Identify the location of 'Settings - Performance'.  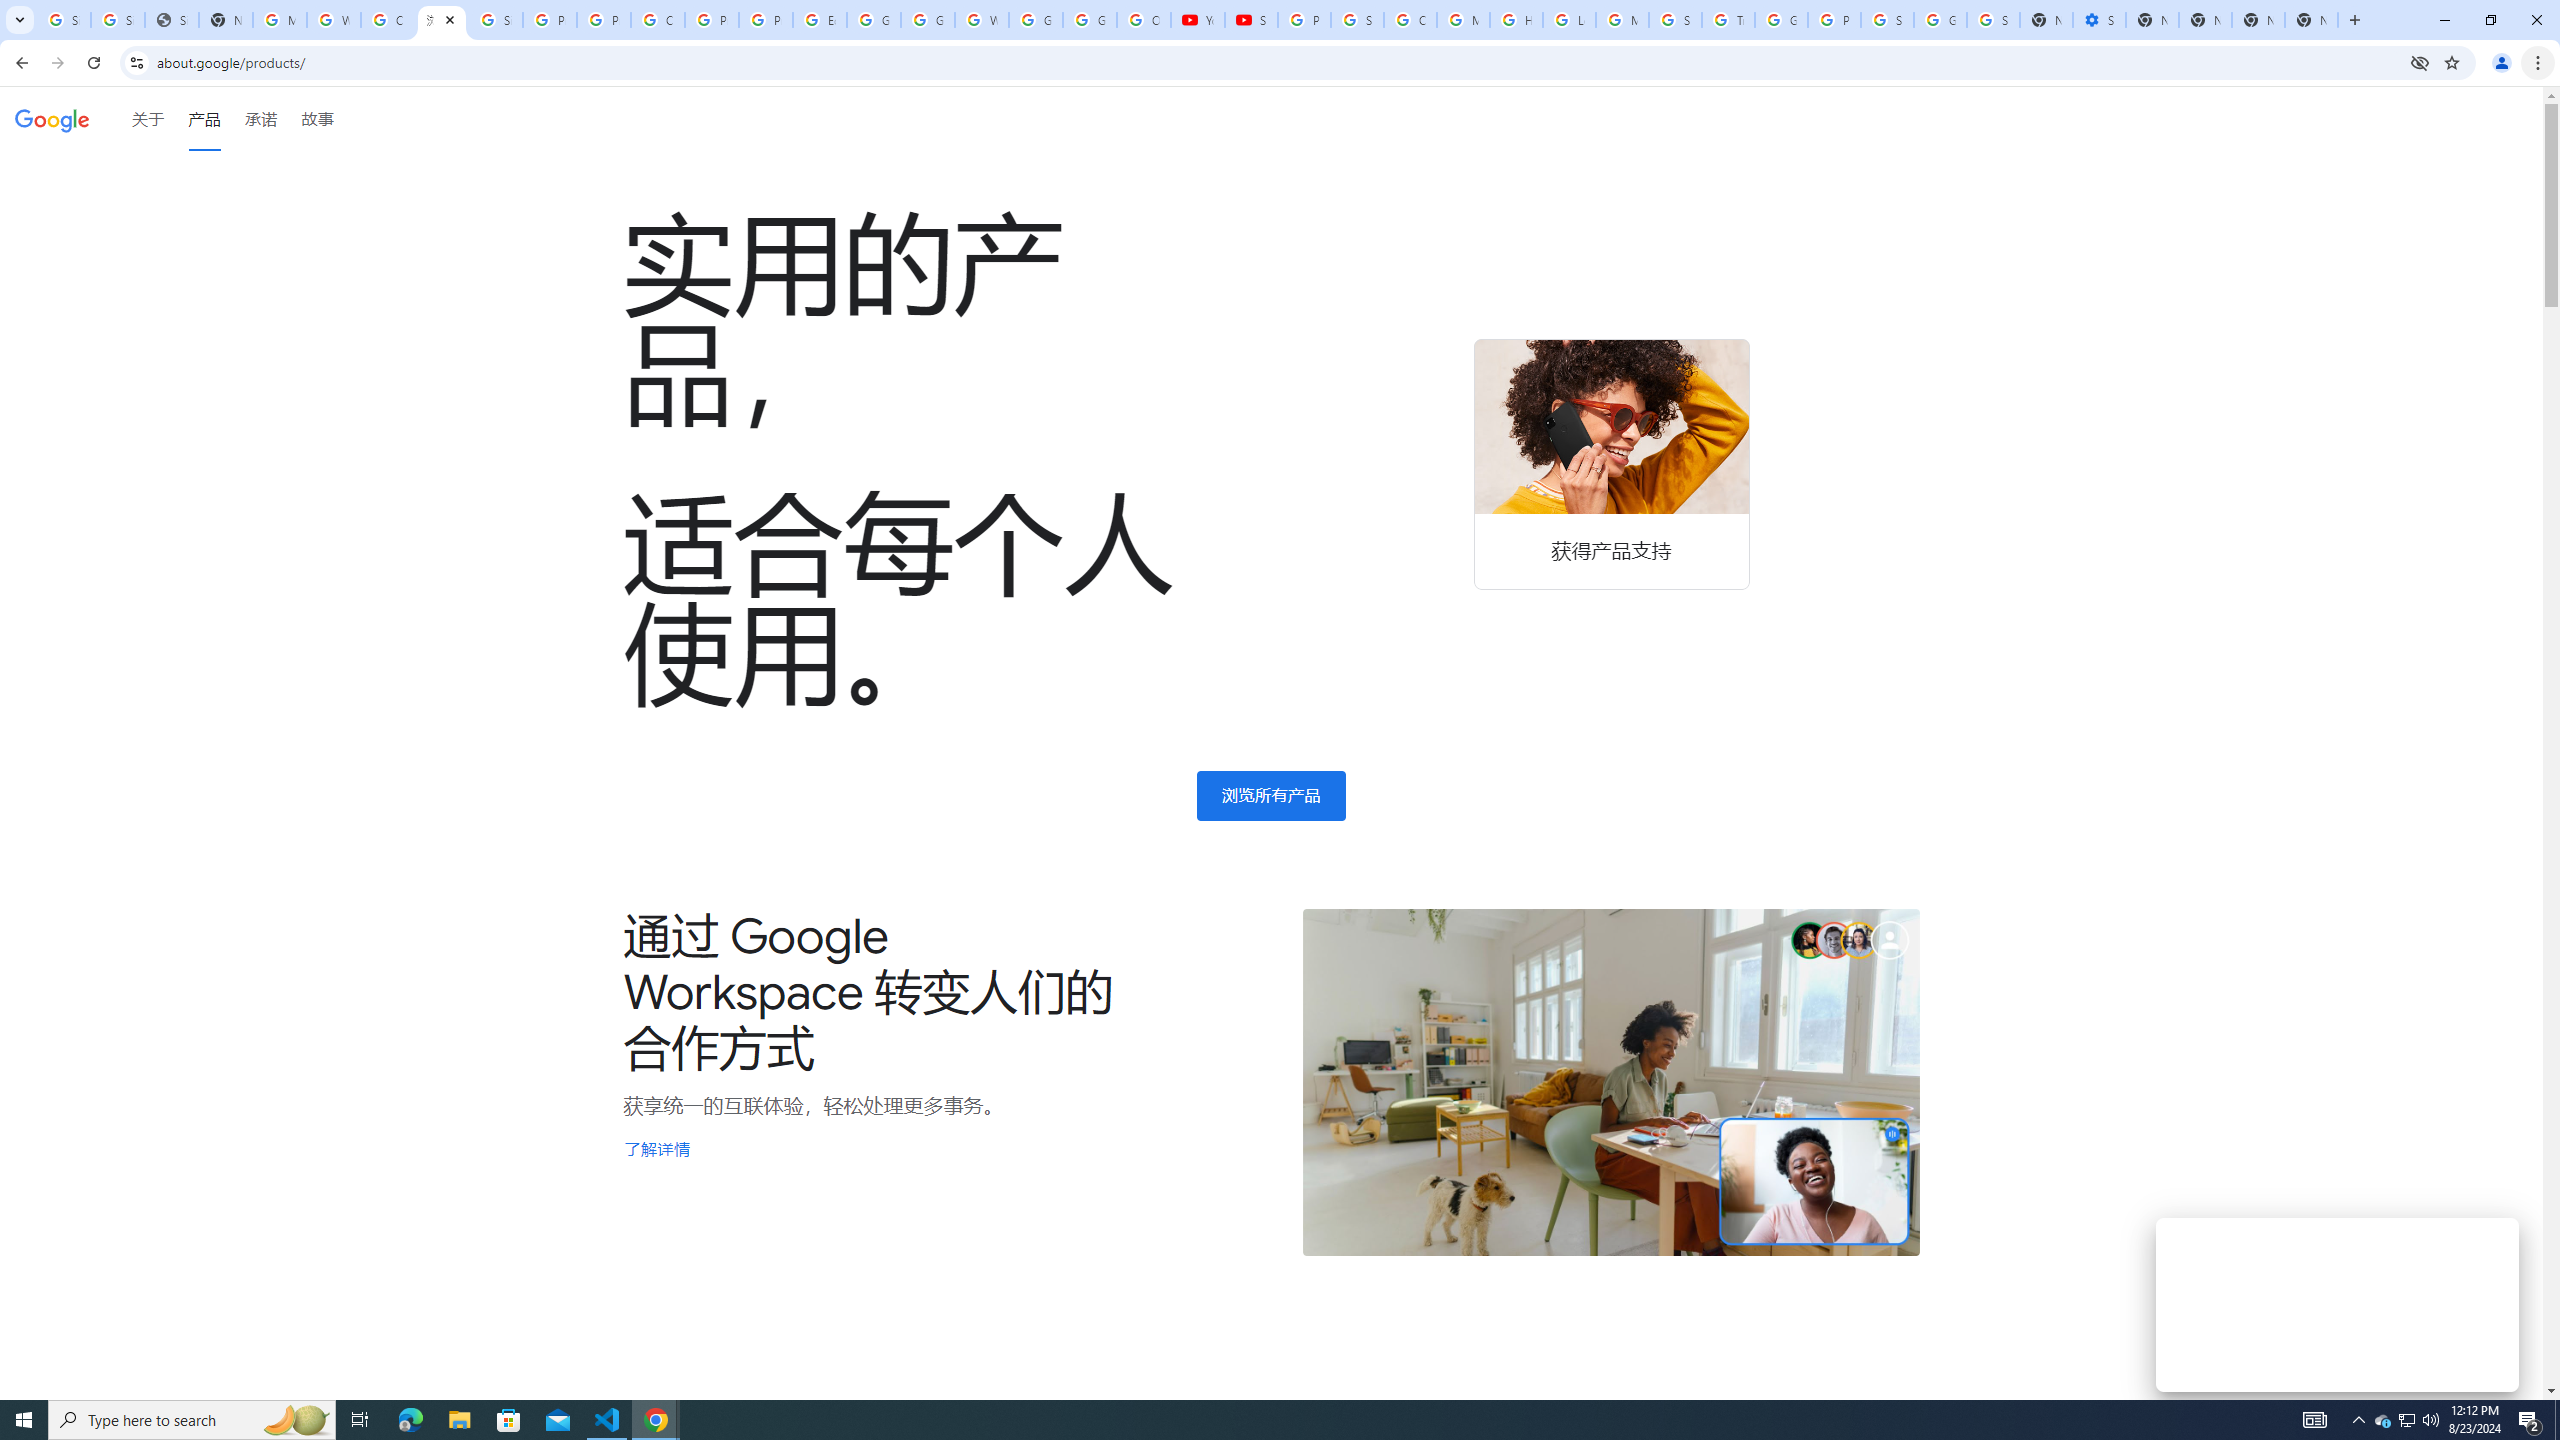
(2099, 19).